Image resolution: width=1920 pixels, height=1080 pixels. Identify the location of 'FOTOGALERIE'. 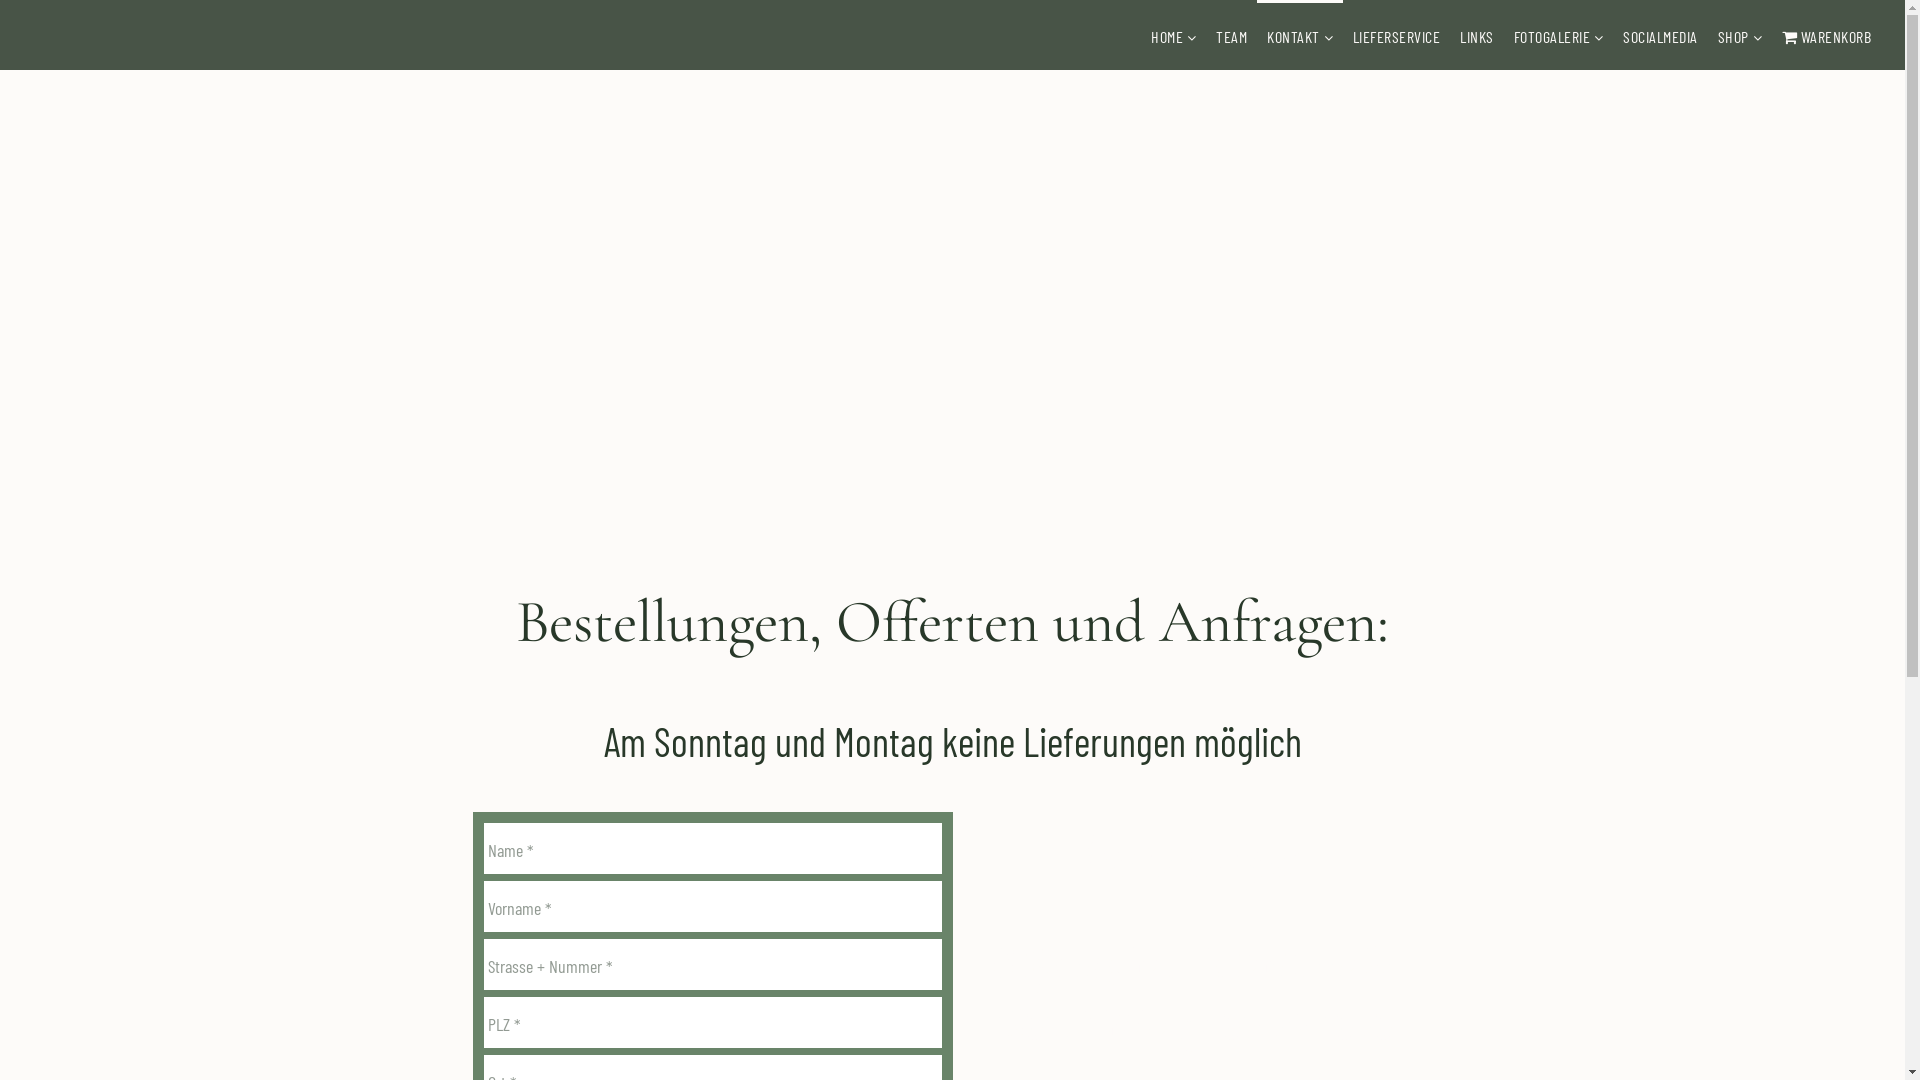
(1551, 36).